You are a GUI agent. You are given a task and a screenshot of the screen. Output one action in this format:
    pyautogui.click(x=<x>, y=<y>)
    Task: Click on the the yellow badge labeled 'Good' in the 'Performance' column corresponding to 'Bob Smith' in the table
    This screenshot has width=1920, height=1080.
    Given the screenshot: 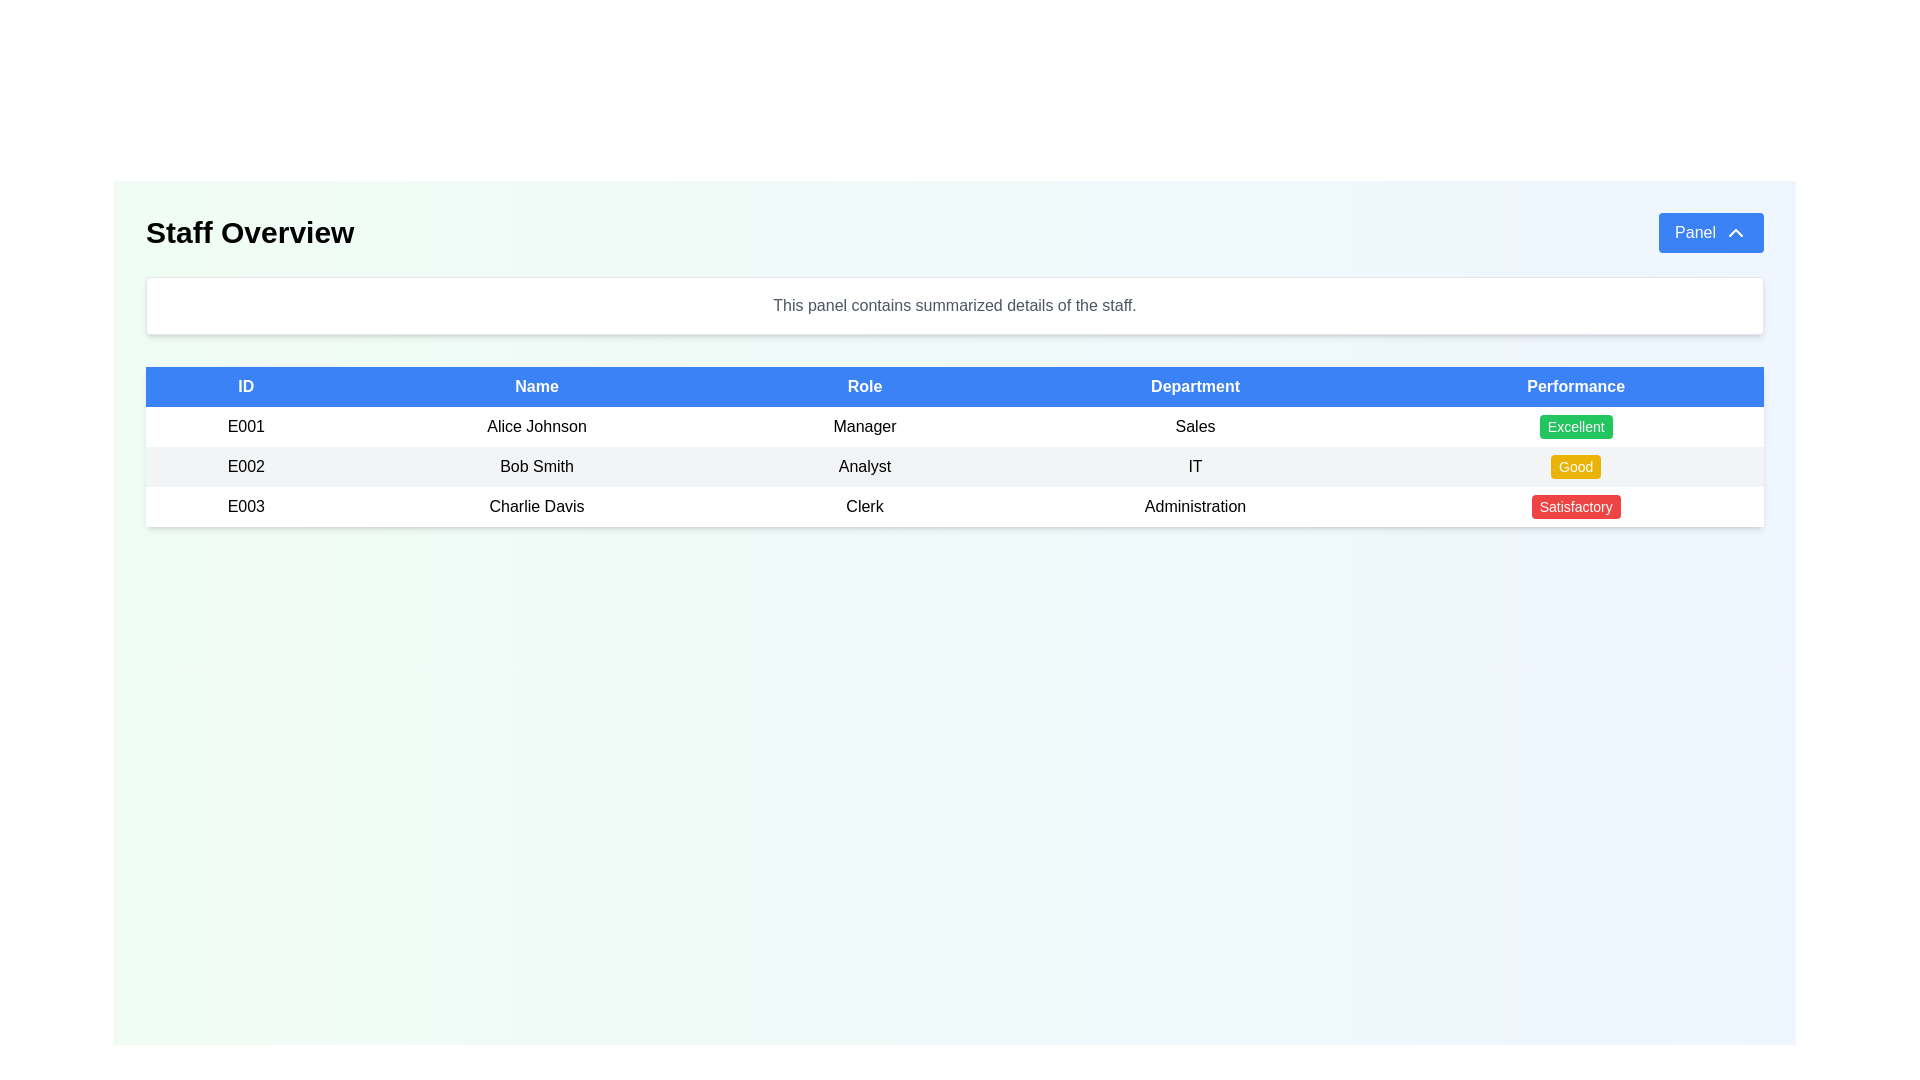 What is the action you would take?
    pyautogui.click(x=1575, y=466)
    